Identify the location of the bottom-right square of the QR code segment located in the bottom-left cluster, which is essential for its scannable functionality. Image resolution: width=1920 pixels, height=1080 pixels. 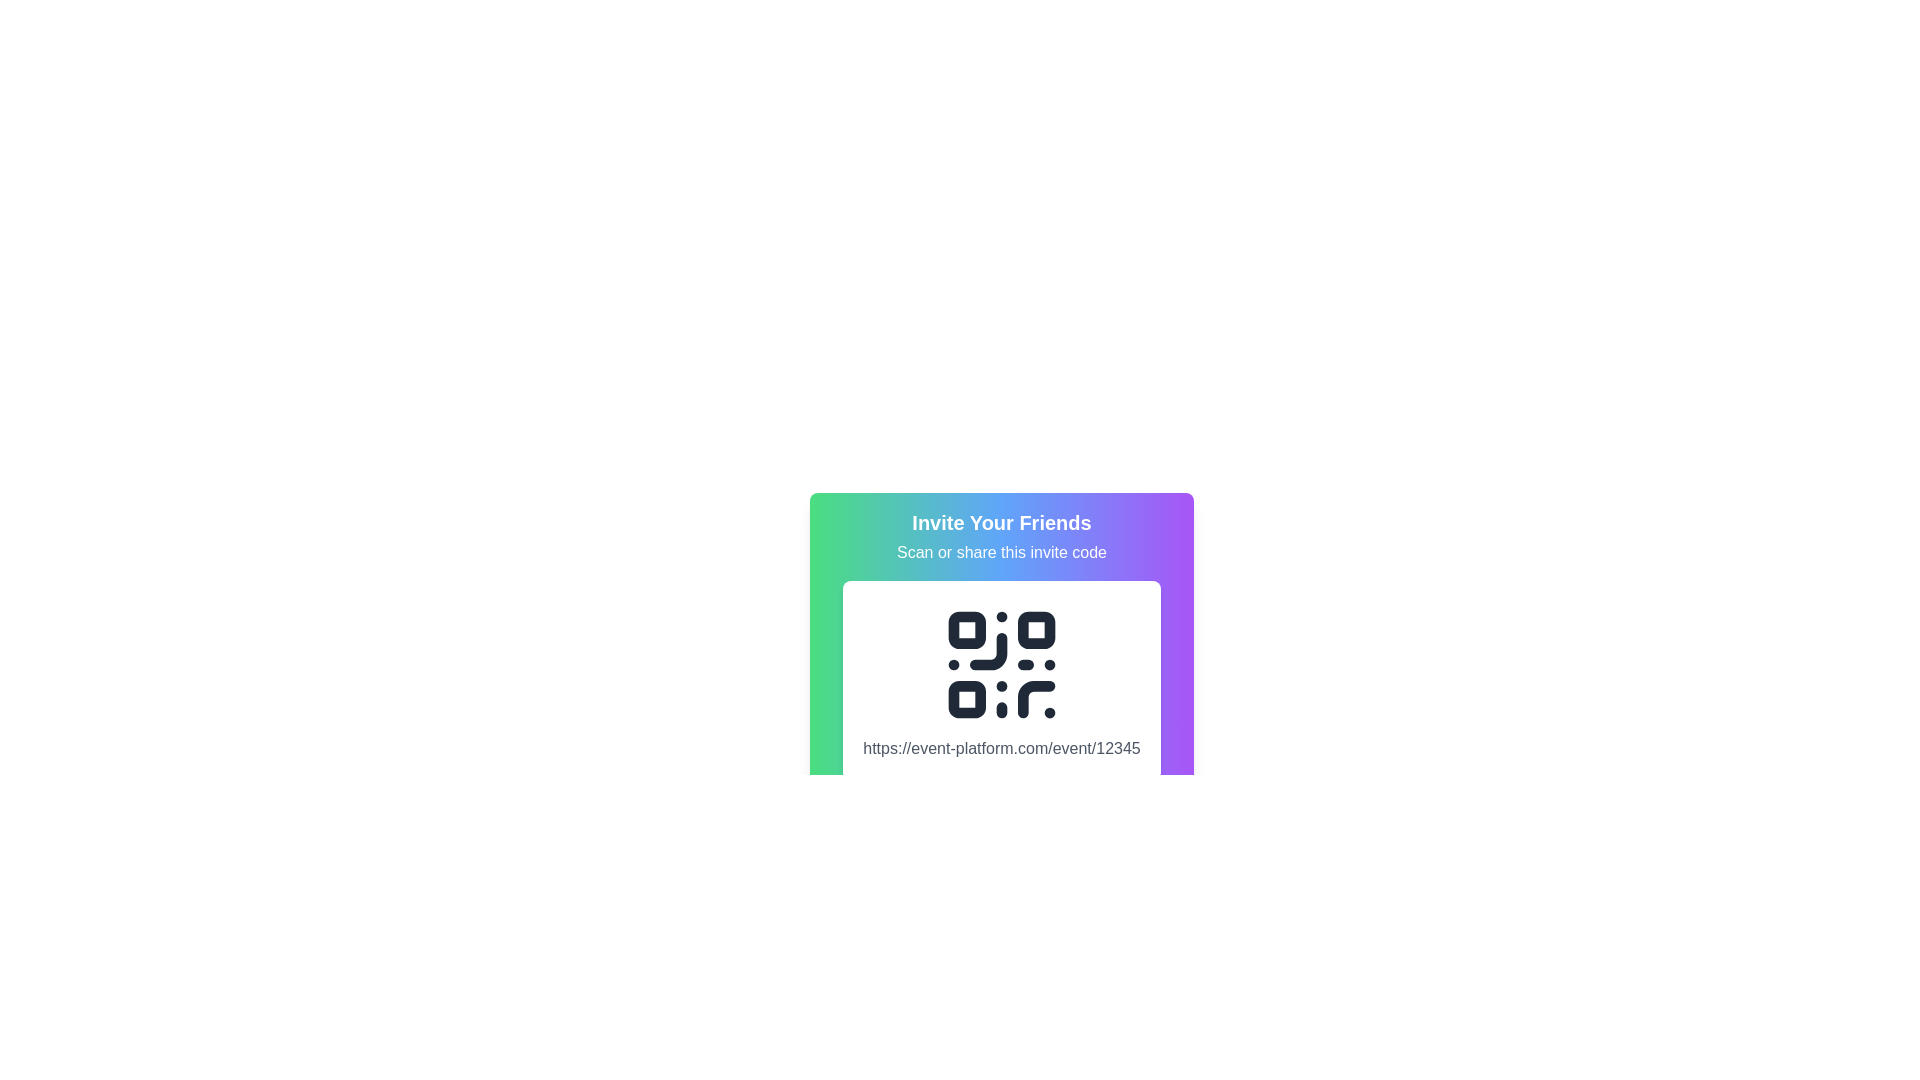
(967, 698).